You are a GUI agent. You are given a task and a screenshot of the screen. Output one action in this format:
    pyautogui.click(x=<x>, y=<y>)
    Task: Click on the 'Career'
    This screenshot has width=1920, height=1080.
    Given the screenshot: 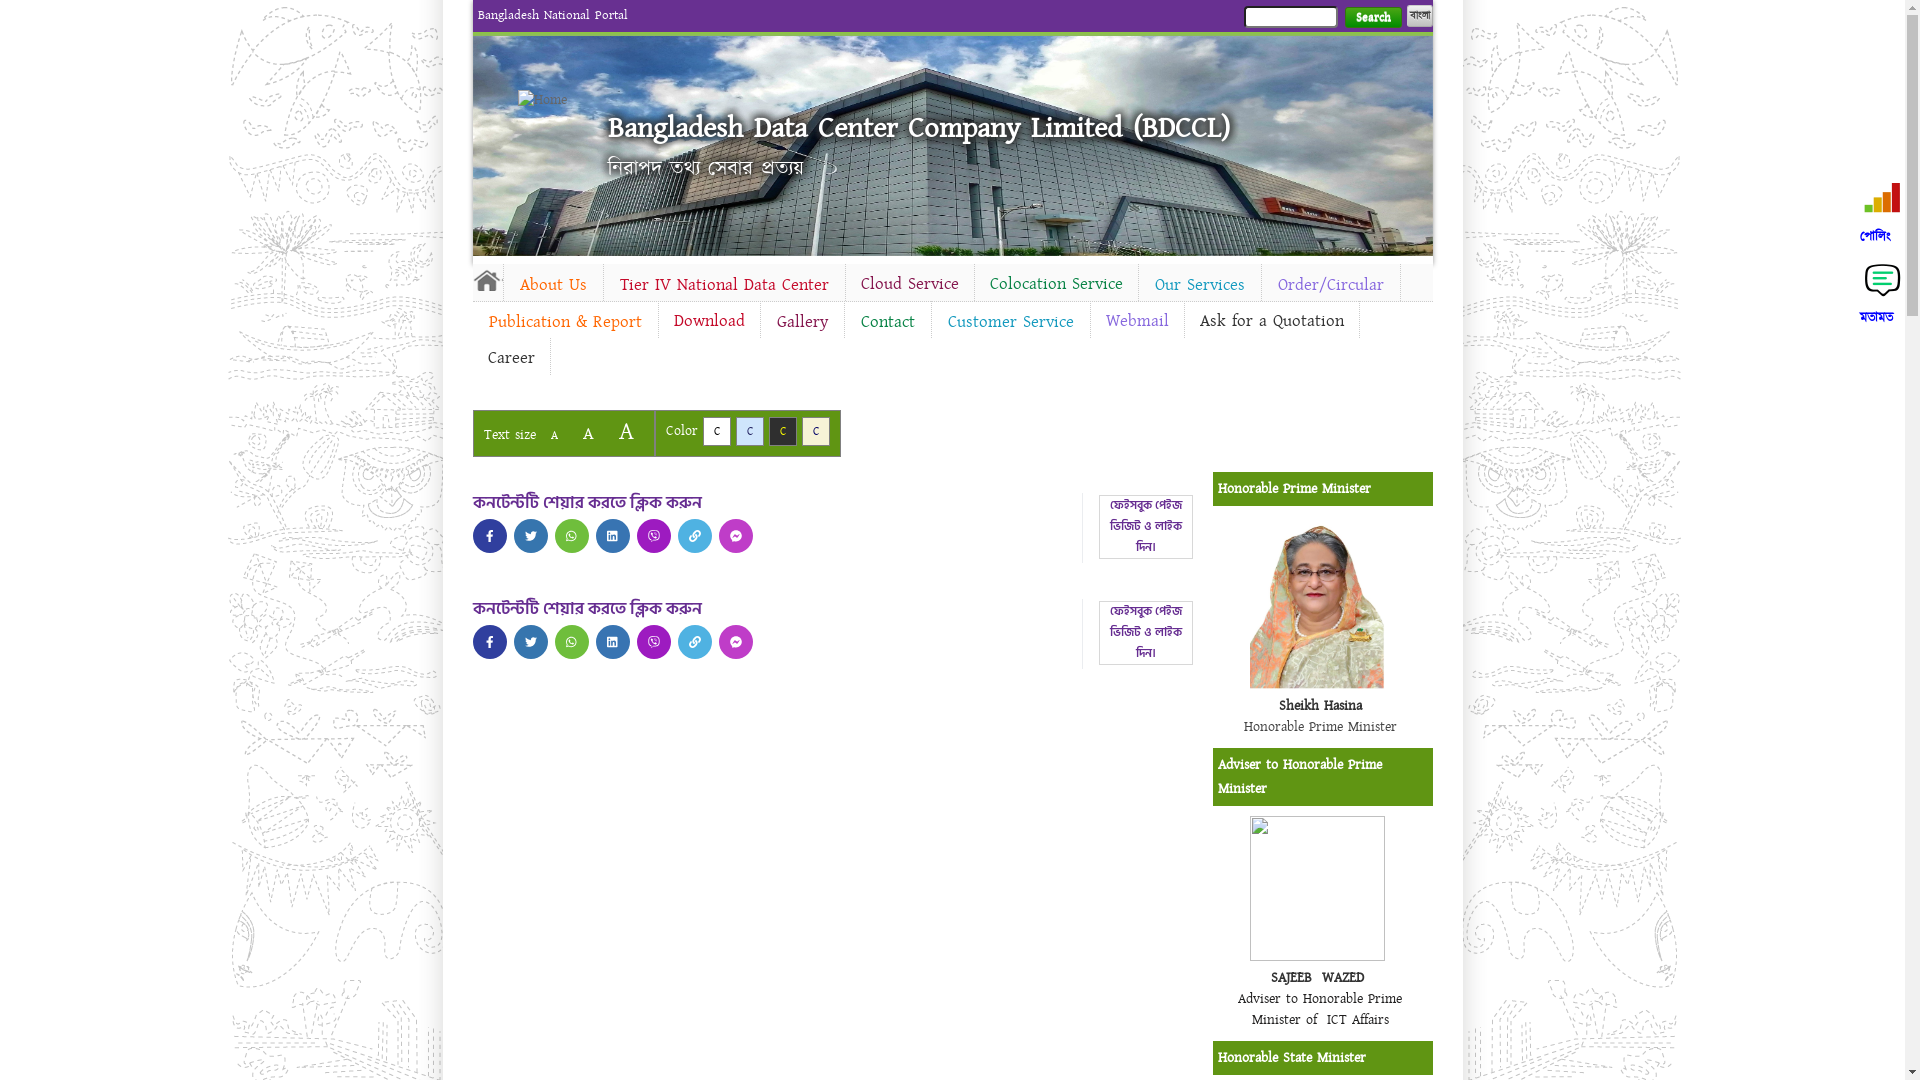 What is the action you would take?
    pyautogui.click(x=470, y=357)
    